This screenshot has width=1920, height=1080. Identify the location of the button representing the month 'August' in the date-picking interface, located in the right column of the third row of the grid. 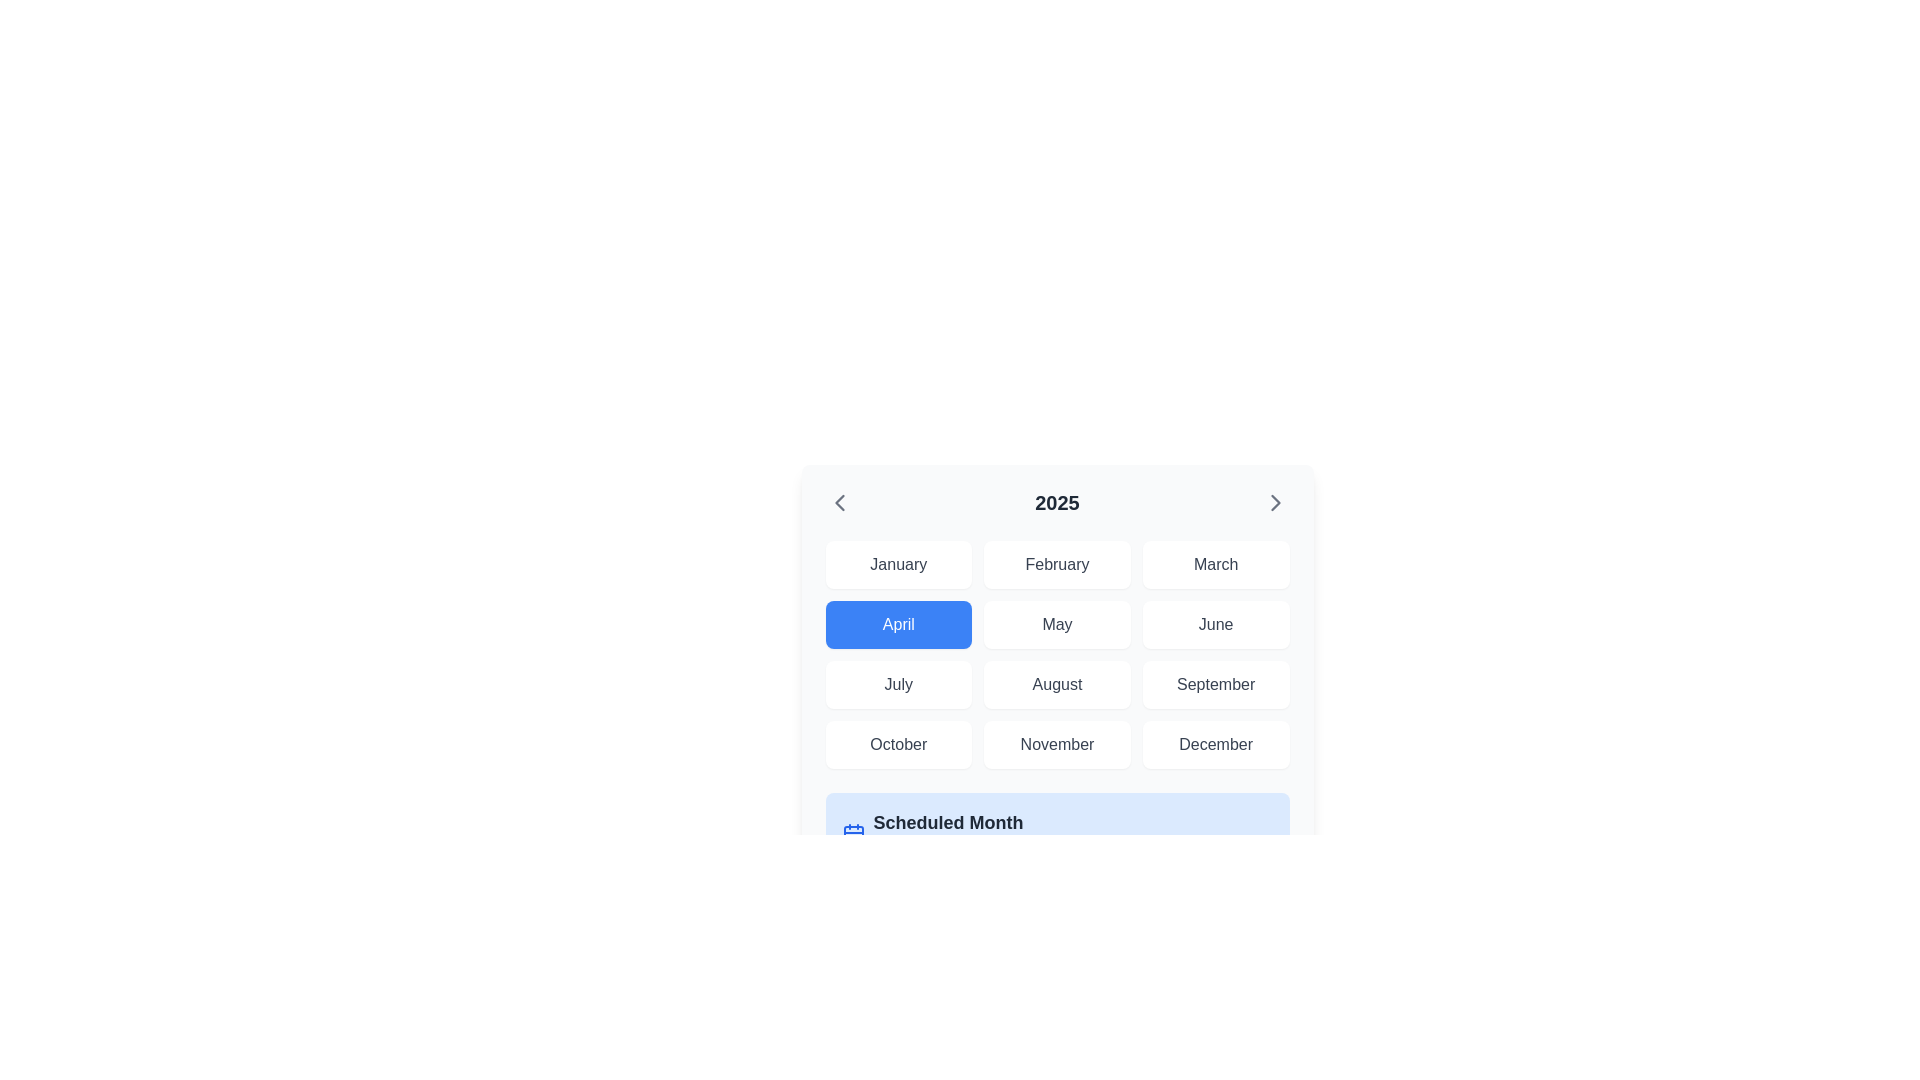
(1056, 684).